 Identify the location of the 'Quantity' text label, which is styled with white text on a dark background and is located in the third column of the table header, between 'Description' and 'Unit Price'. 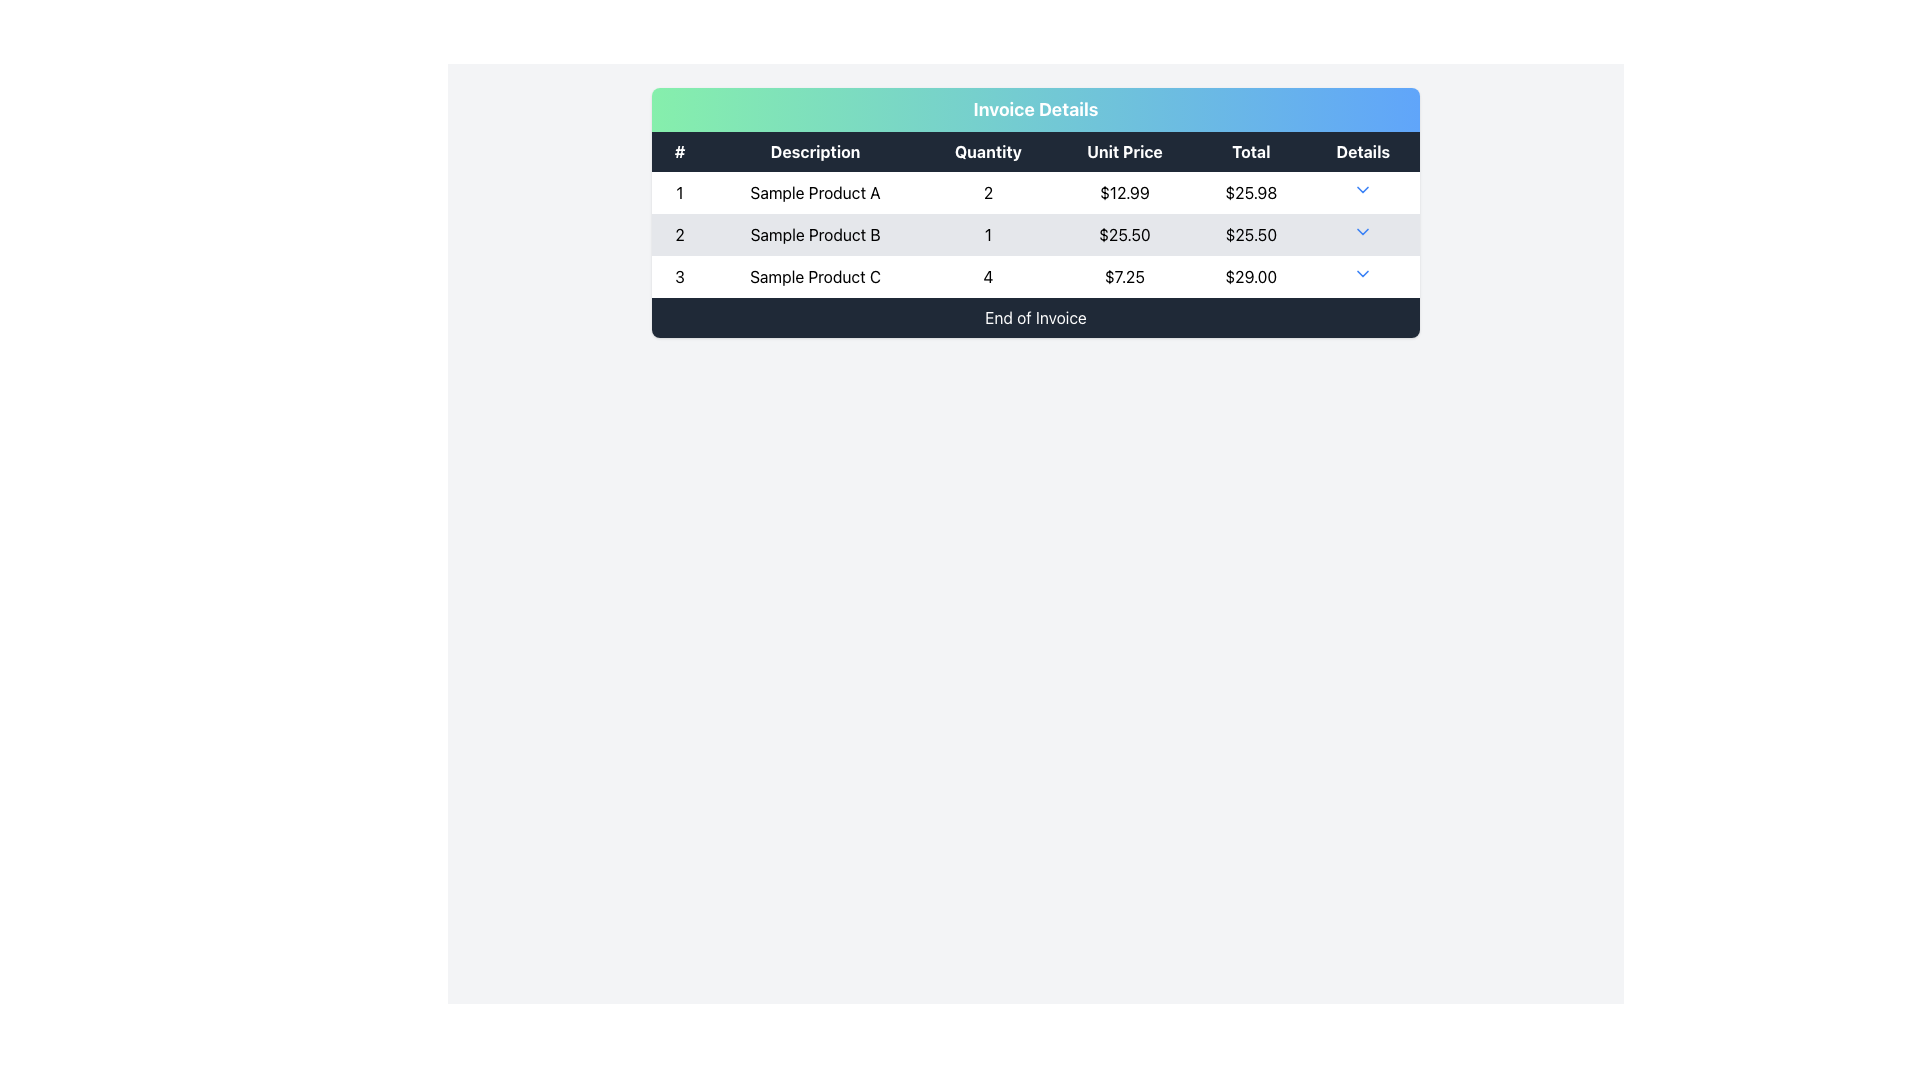
(988, 150).